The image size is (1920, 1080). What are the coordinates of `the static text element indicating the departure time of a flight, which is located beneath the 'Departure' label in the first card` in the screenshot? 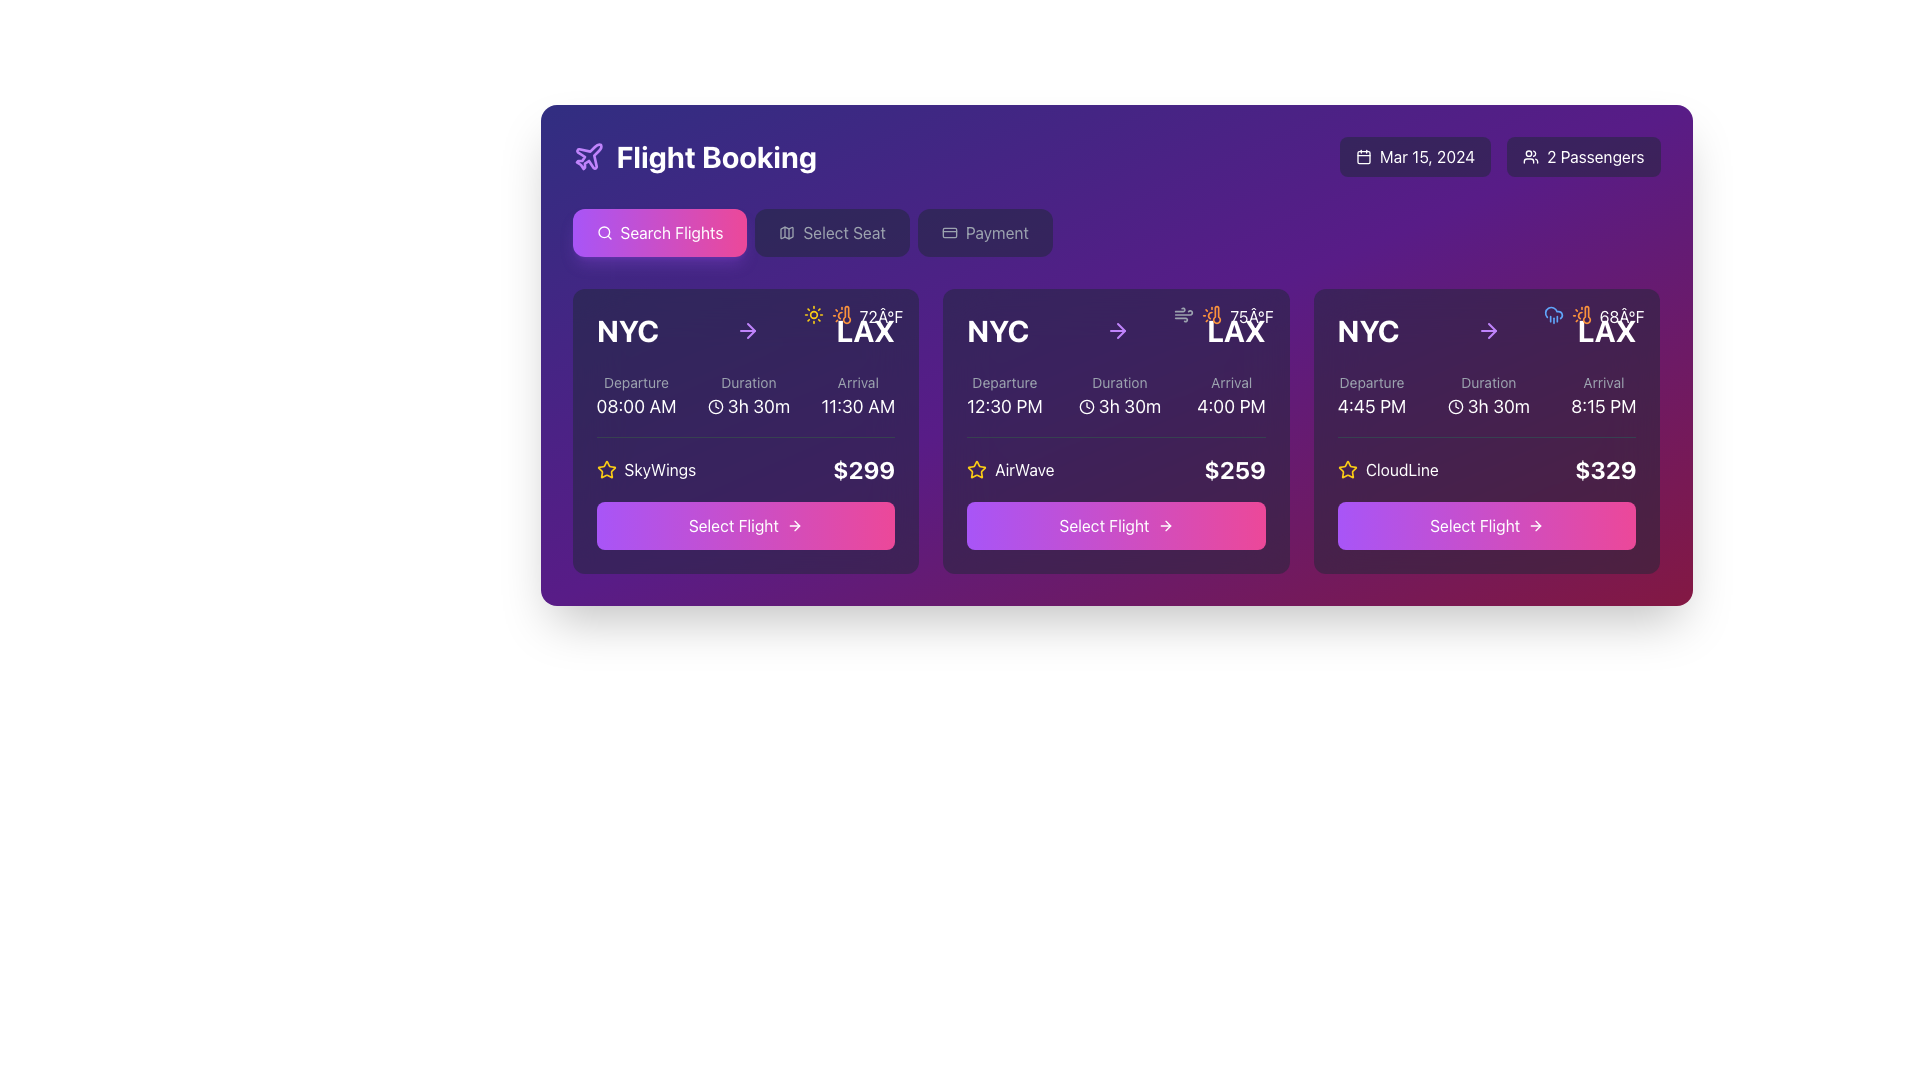 It's located at (635, 406).